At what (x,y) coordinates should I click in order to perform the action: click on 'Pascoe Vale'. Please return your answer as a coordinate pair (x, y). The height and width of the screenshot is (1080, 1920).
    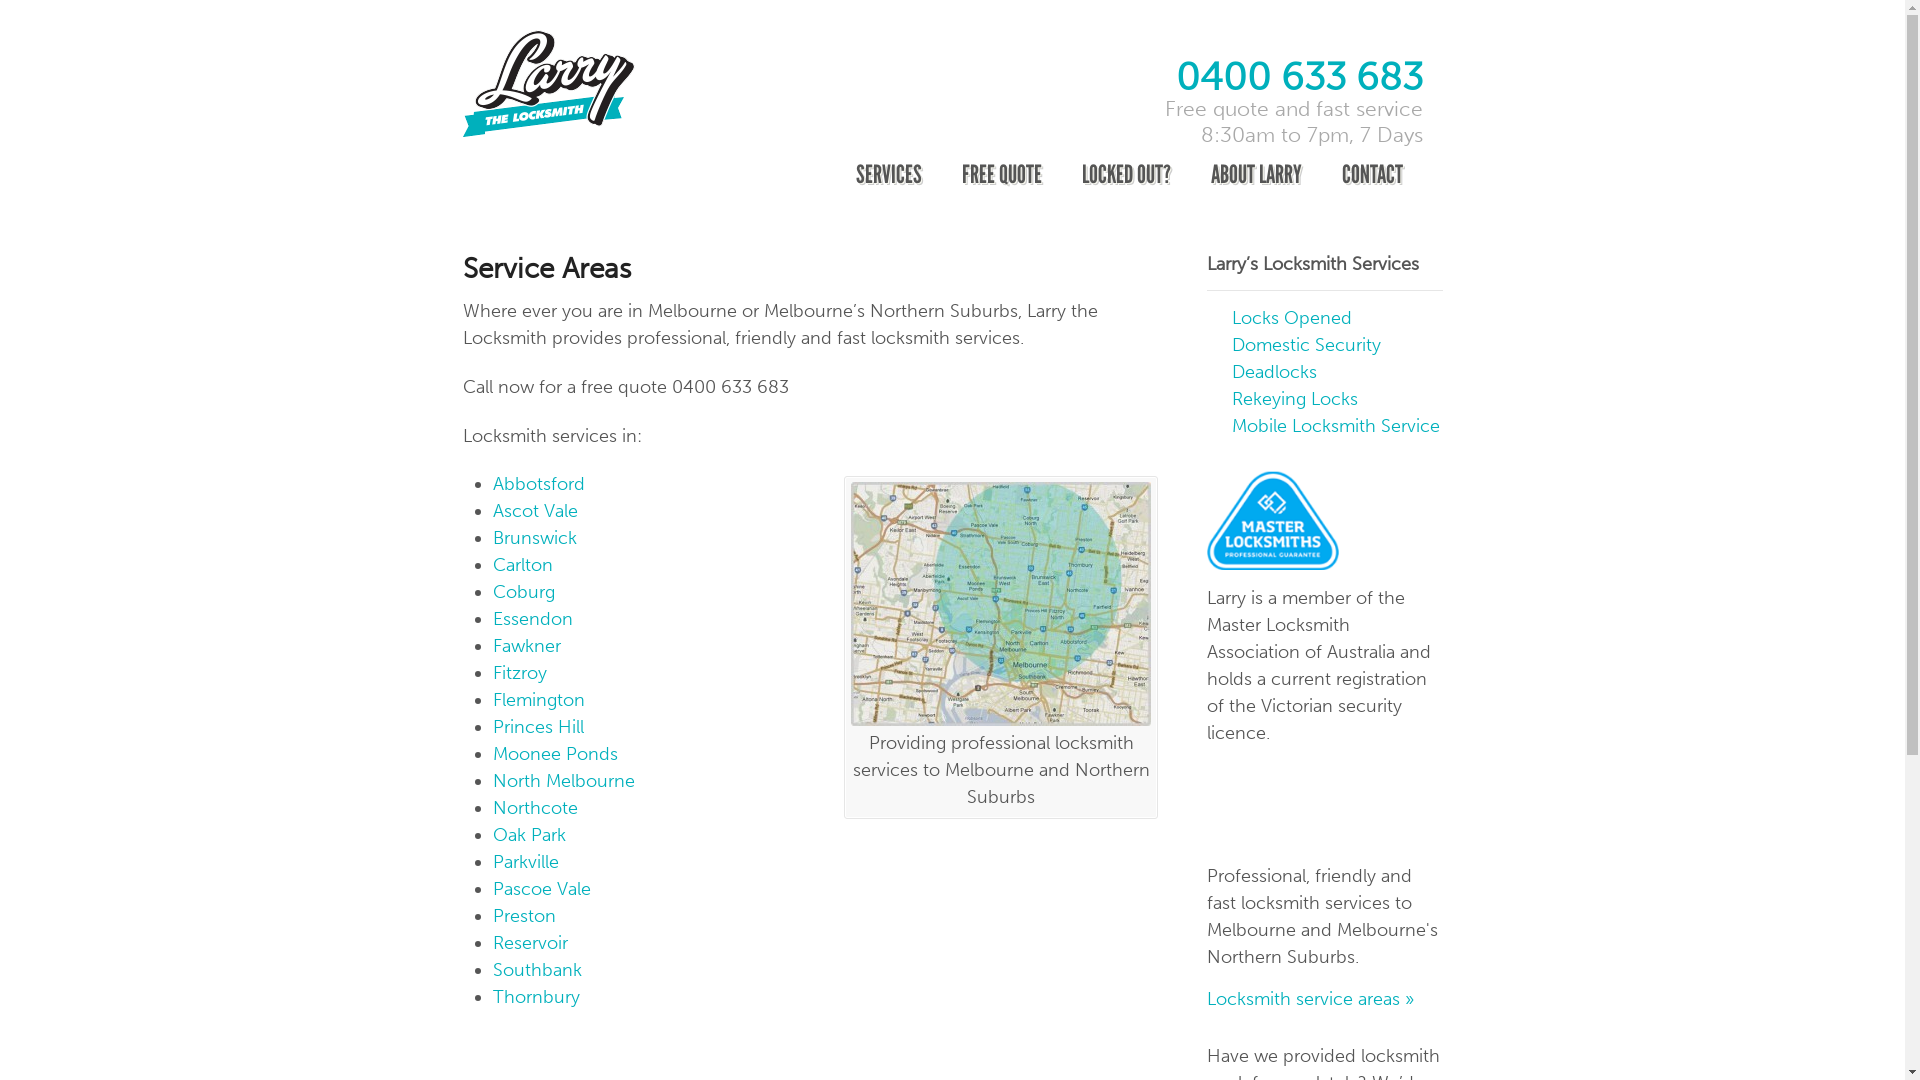
    Looking at the image, I should click on (541, 887).